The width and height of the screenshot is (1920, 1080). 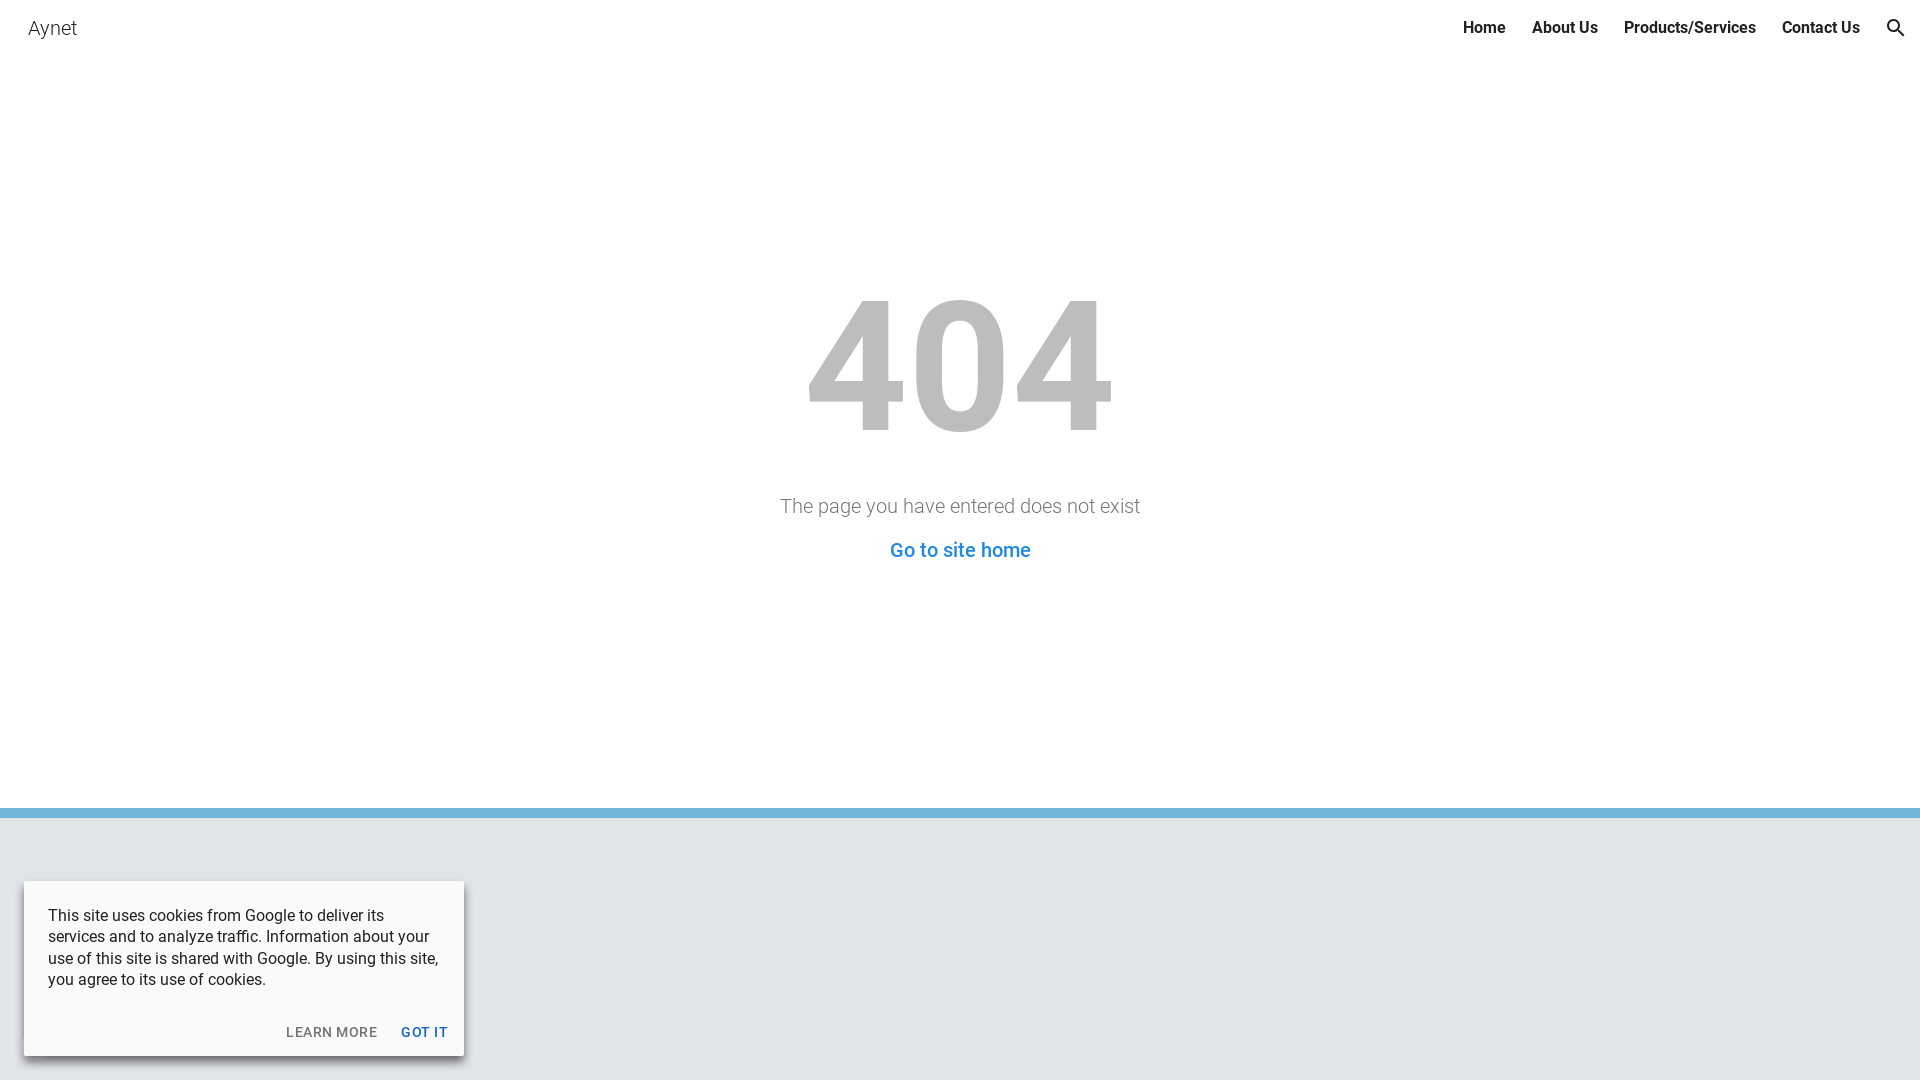 I want to click on 'Home', so click(x=1463, y=27).